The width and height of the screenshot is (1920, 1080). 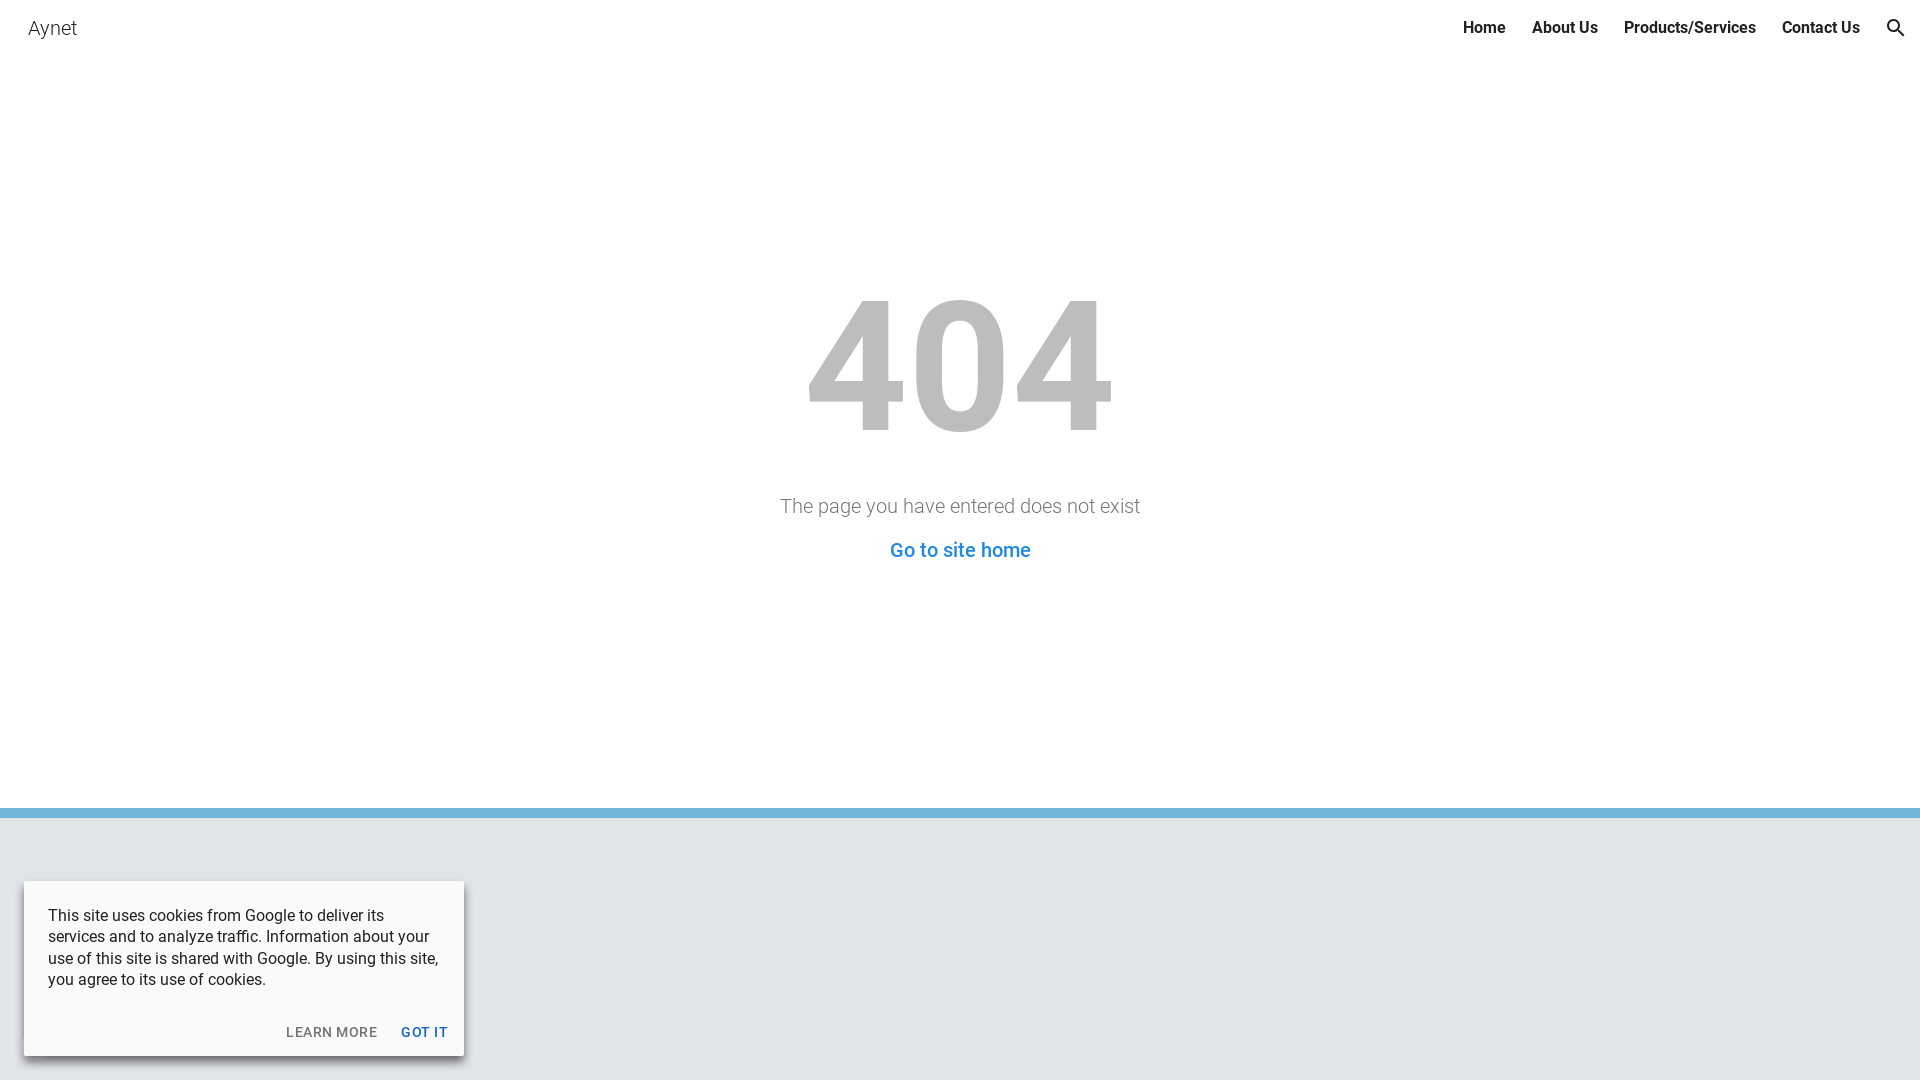 I want to click on 'Home', so click(x=1463, y=27).